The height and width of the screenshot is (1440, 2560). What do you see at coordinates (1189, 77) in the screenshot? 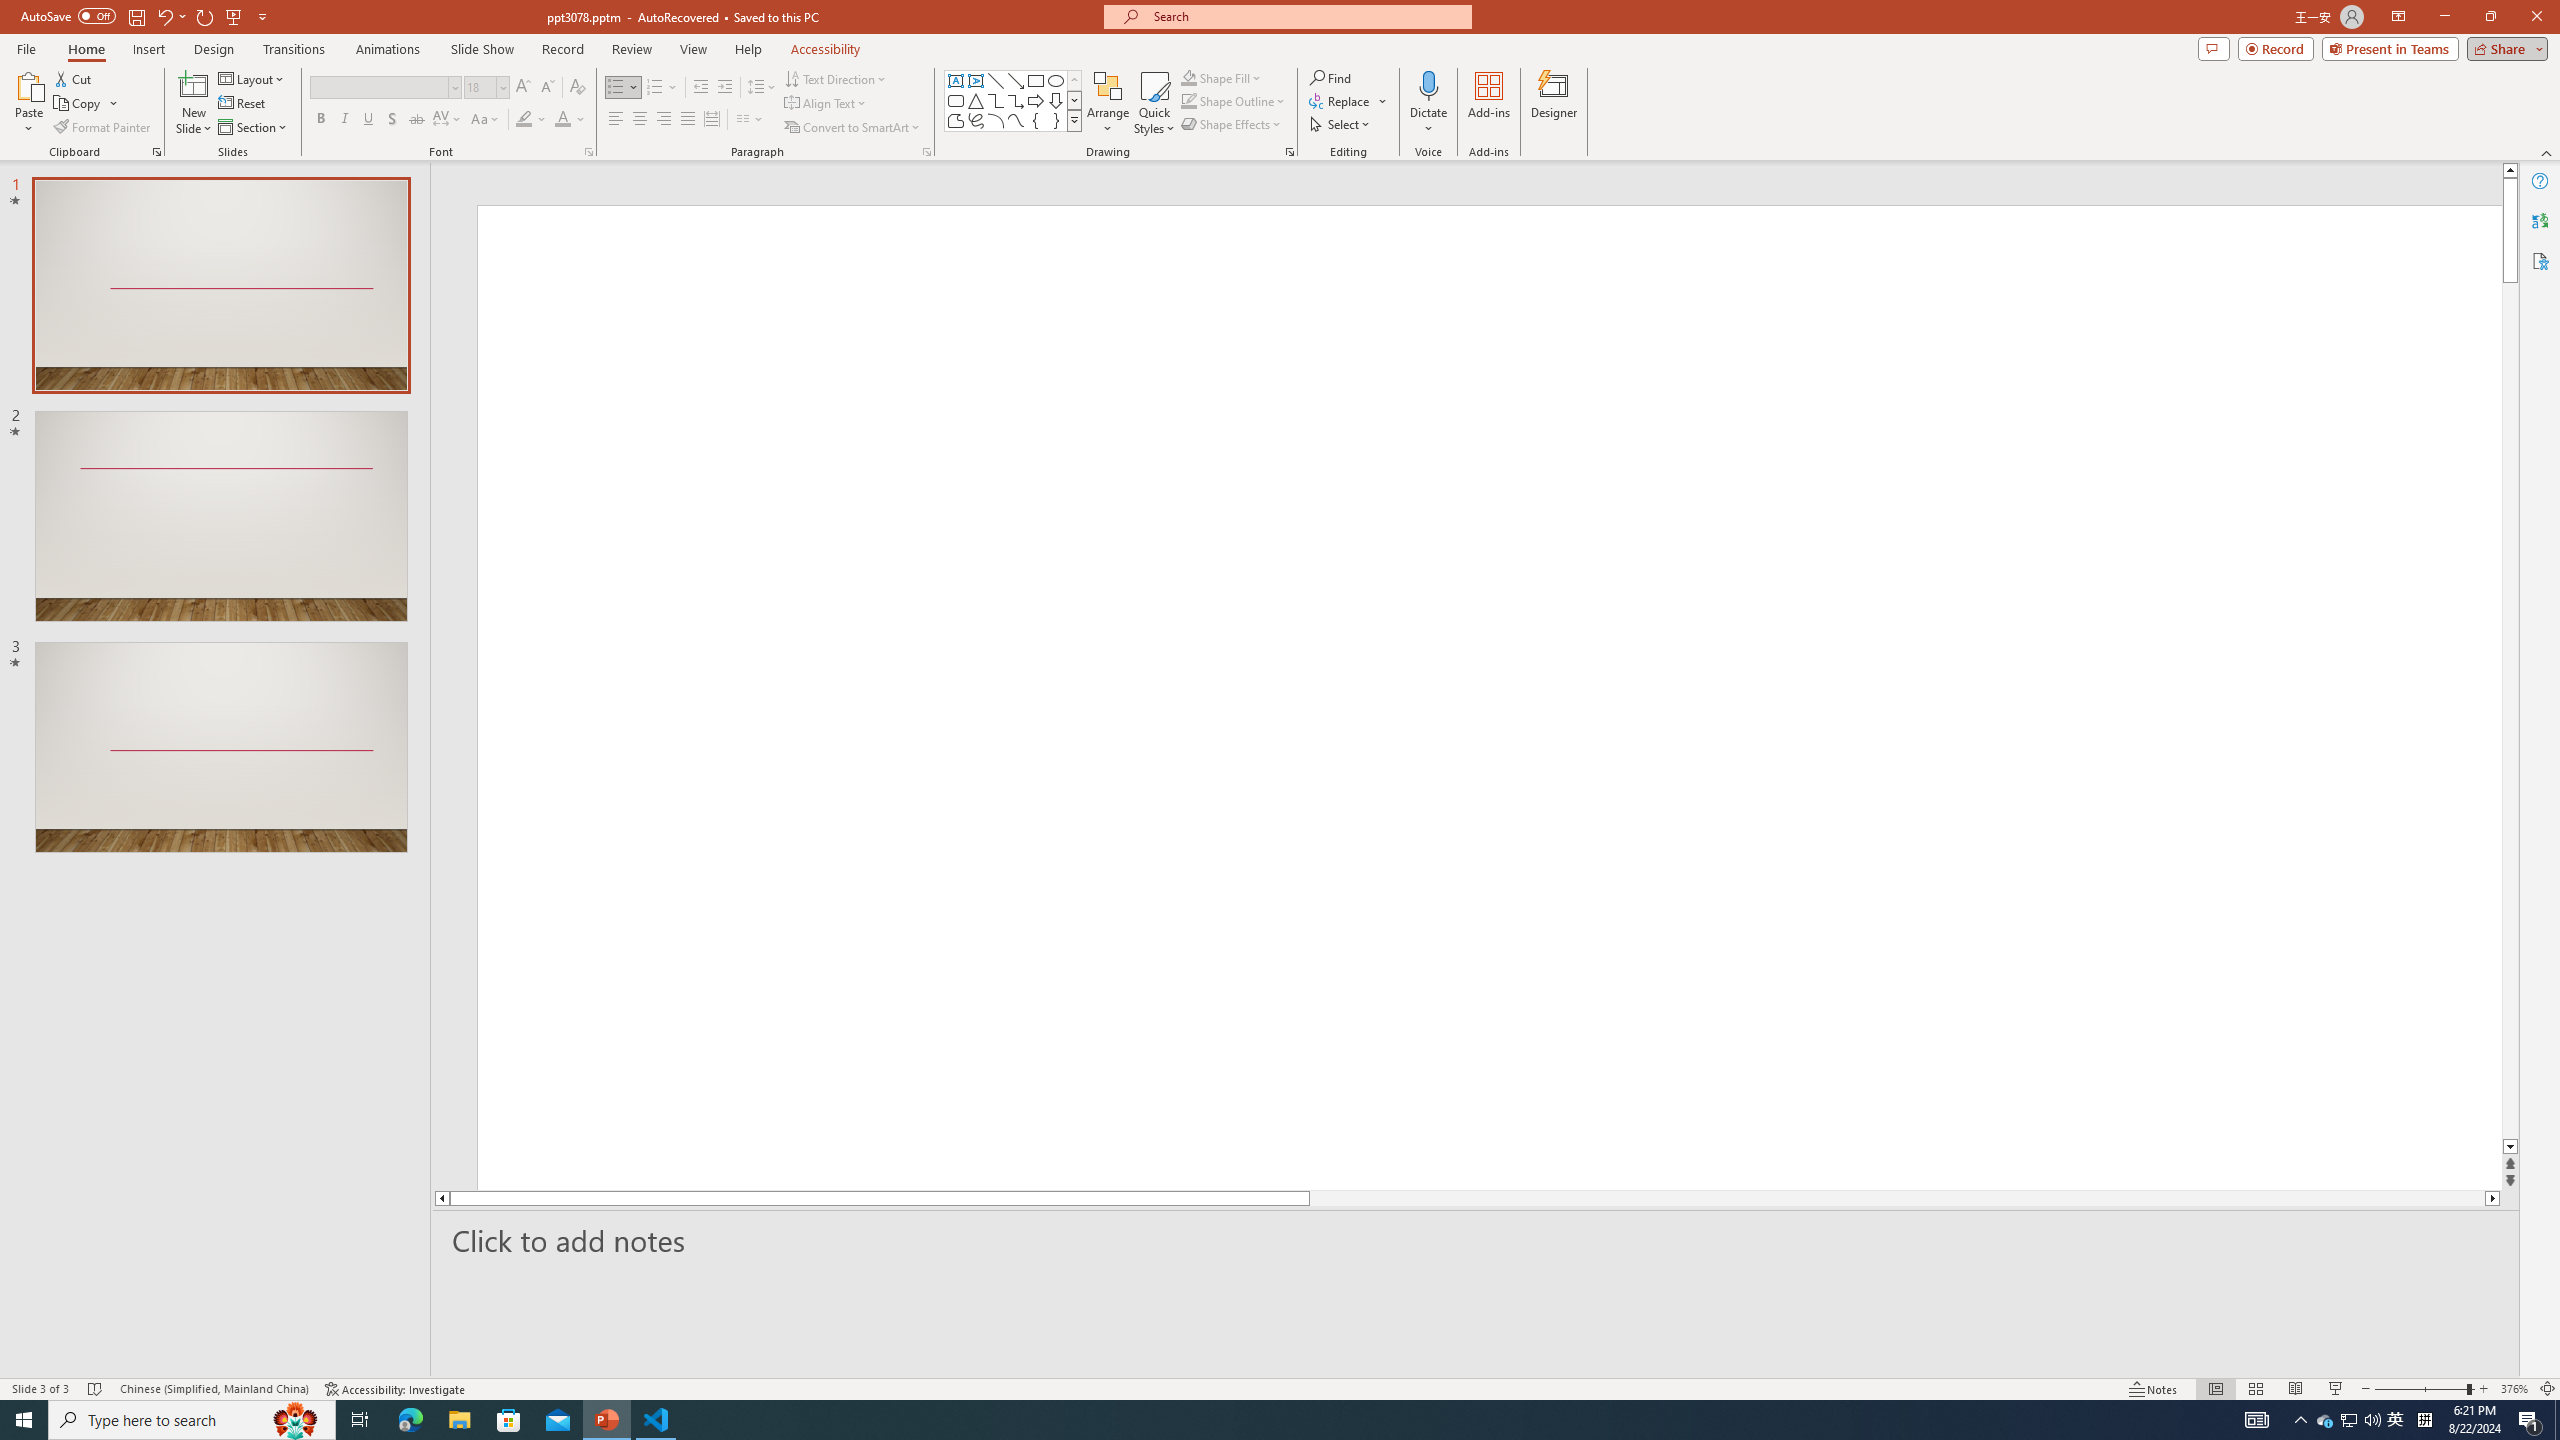
I see `'Shape Fill Dark Green, Accent 2'` at bounding box center [1189, 77].